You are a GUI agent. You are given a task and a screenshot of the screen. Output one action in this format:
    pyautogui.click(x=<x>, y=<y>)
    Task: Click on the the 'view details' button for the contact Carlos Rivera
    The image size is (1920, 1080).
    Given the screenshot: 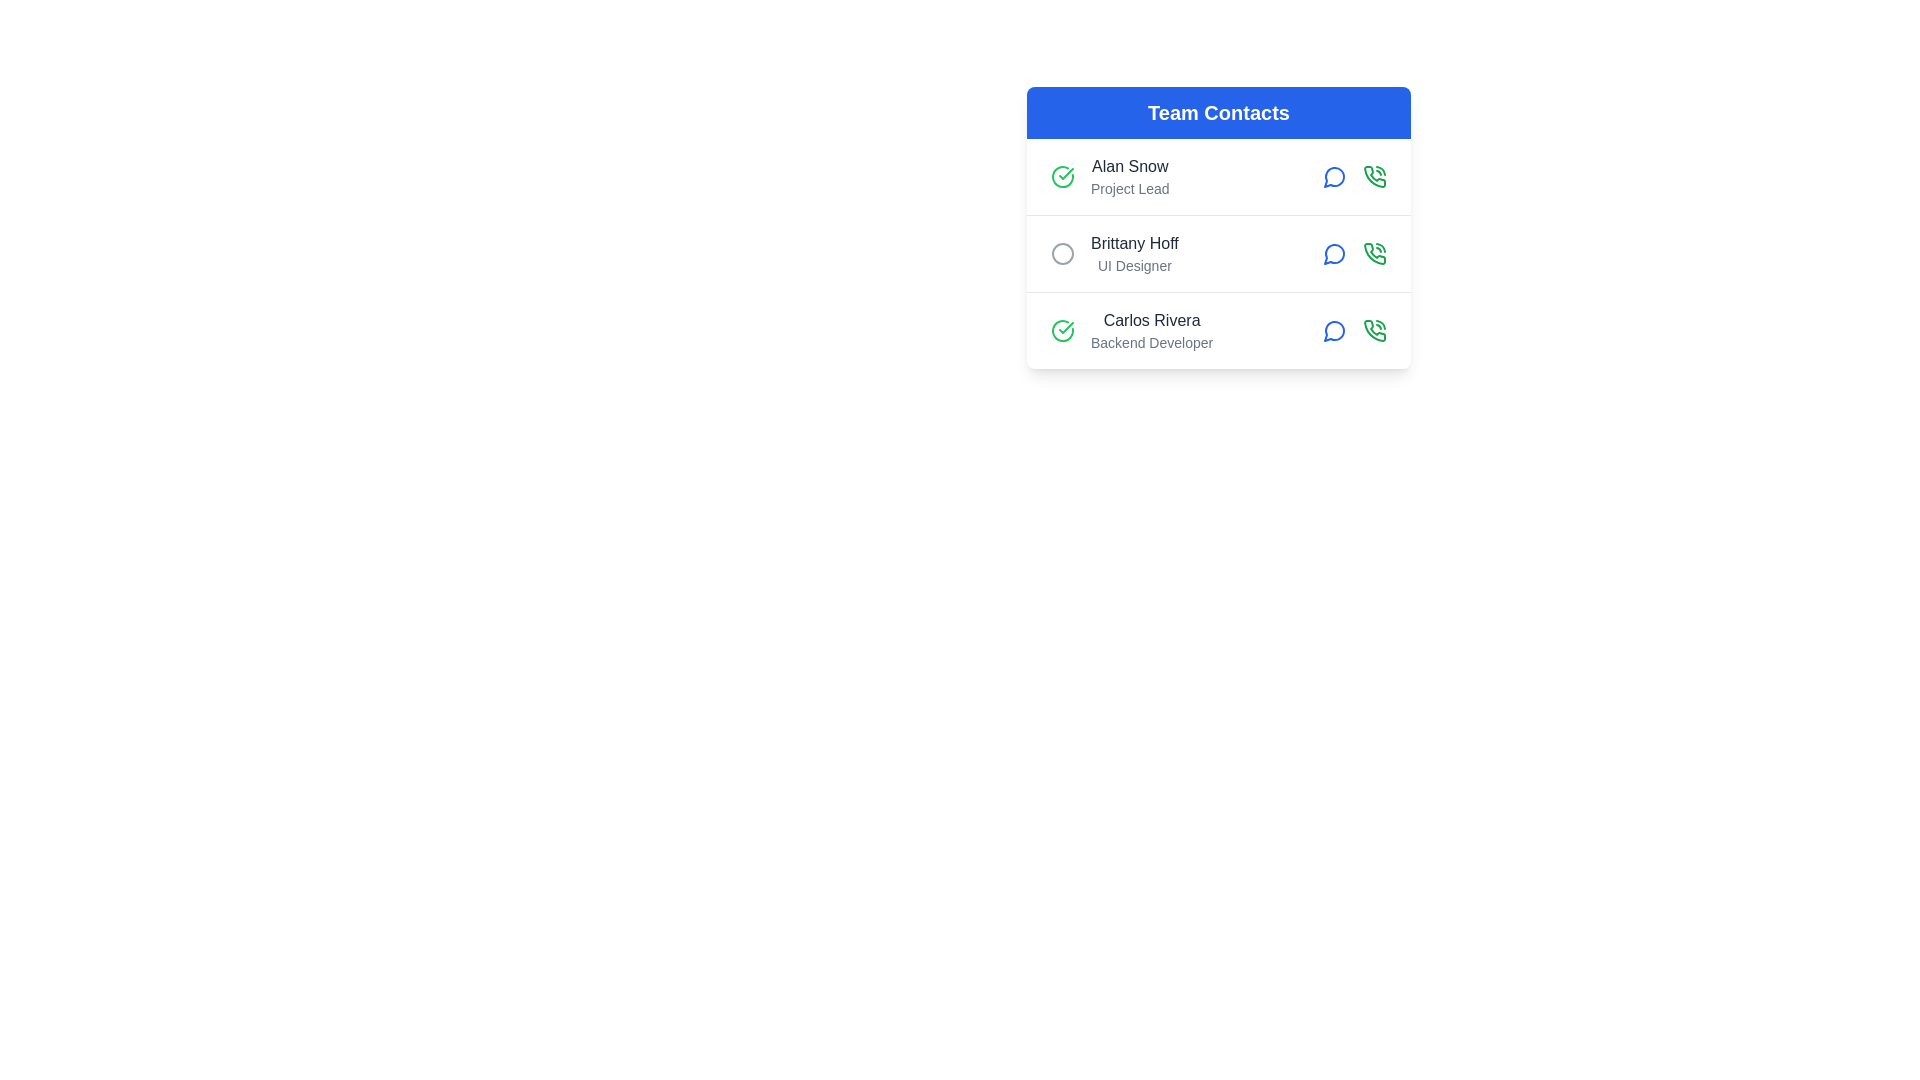 What is the action you would take?
    pyautogui.click(x=1334, y=330)
    